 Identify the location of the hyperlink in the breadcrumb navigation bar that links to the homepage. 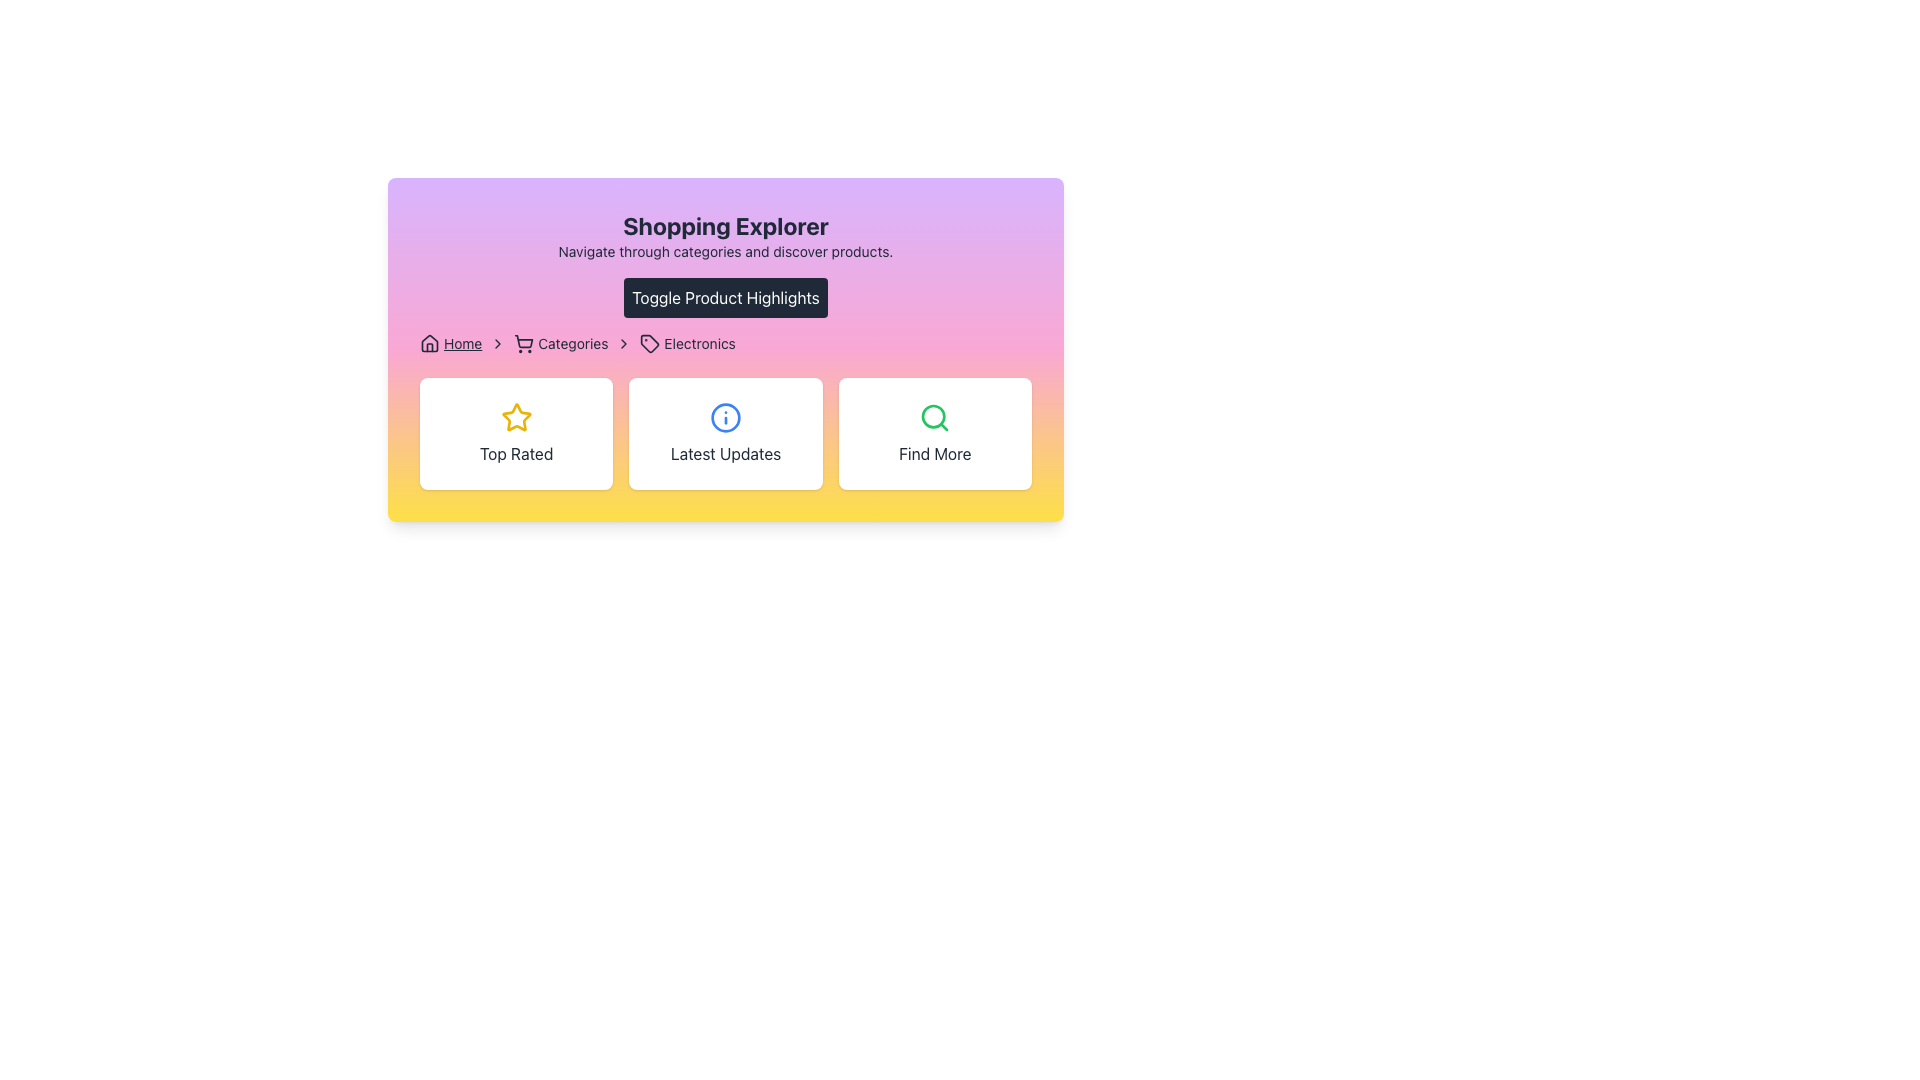
(462, 342).